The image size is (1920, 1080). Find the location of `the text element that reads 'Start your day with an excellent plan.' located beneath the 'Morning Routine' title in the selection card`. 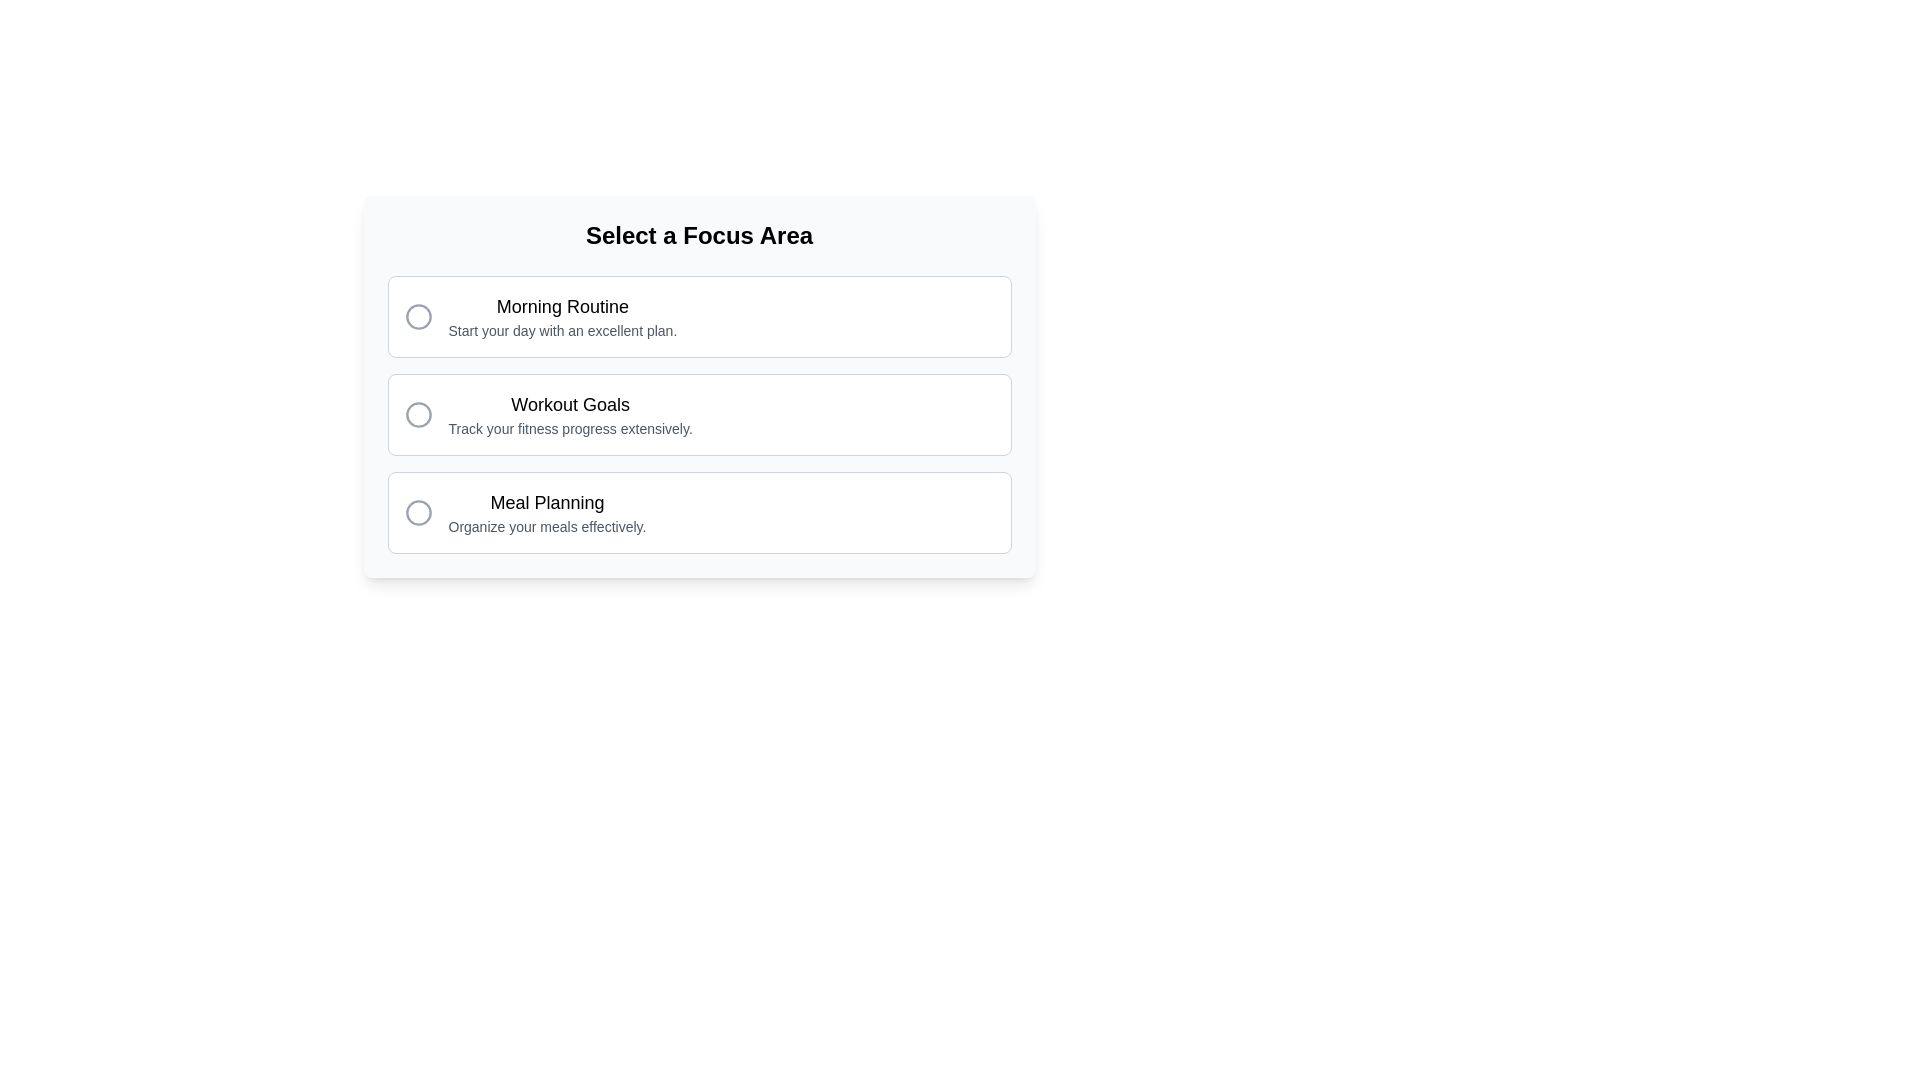

the text element that reads 'Start your day with an excellent plan.' located beneath the 'Morning Routine' title in the selection card is located at coordinates (561, 330).